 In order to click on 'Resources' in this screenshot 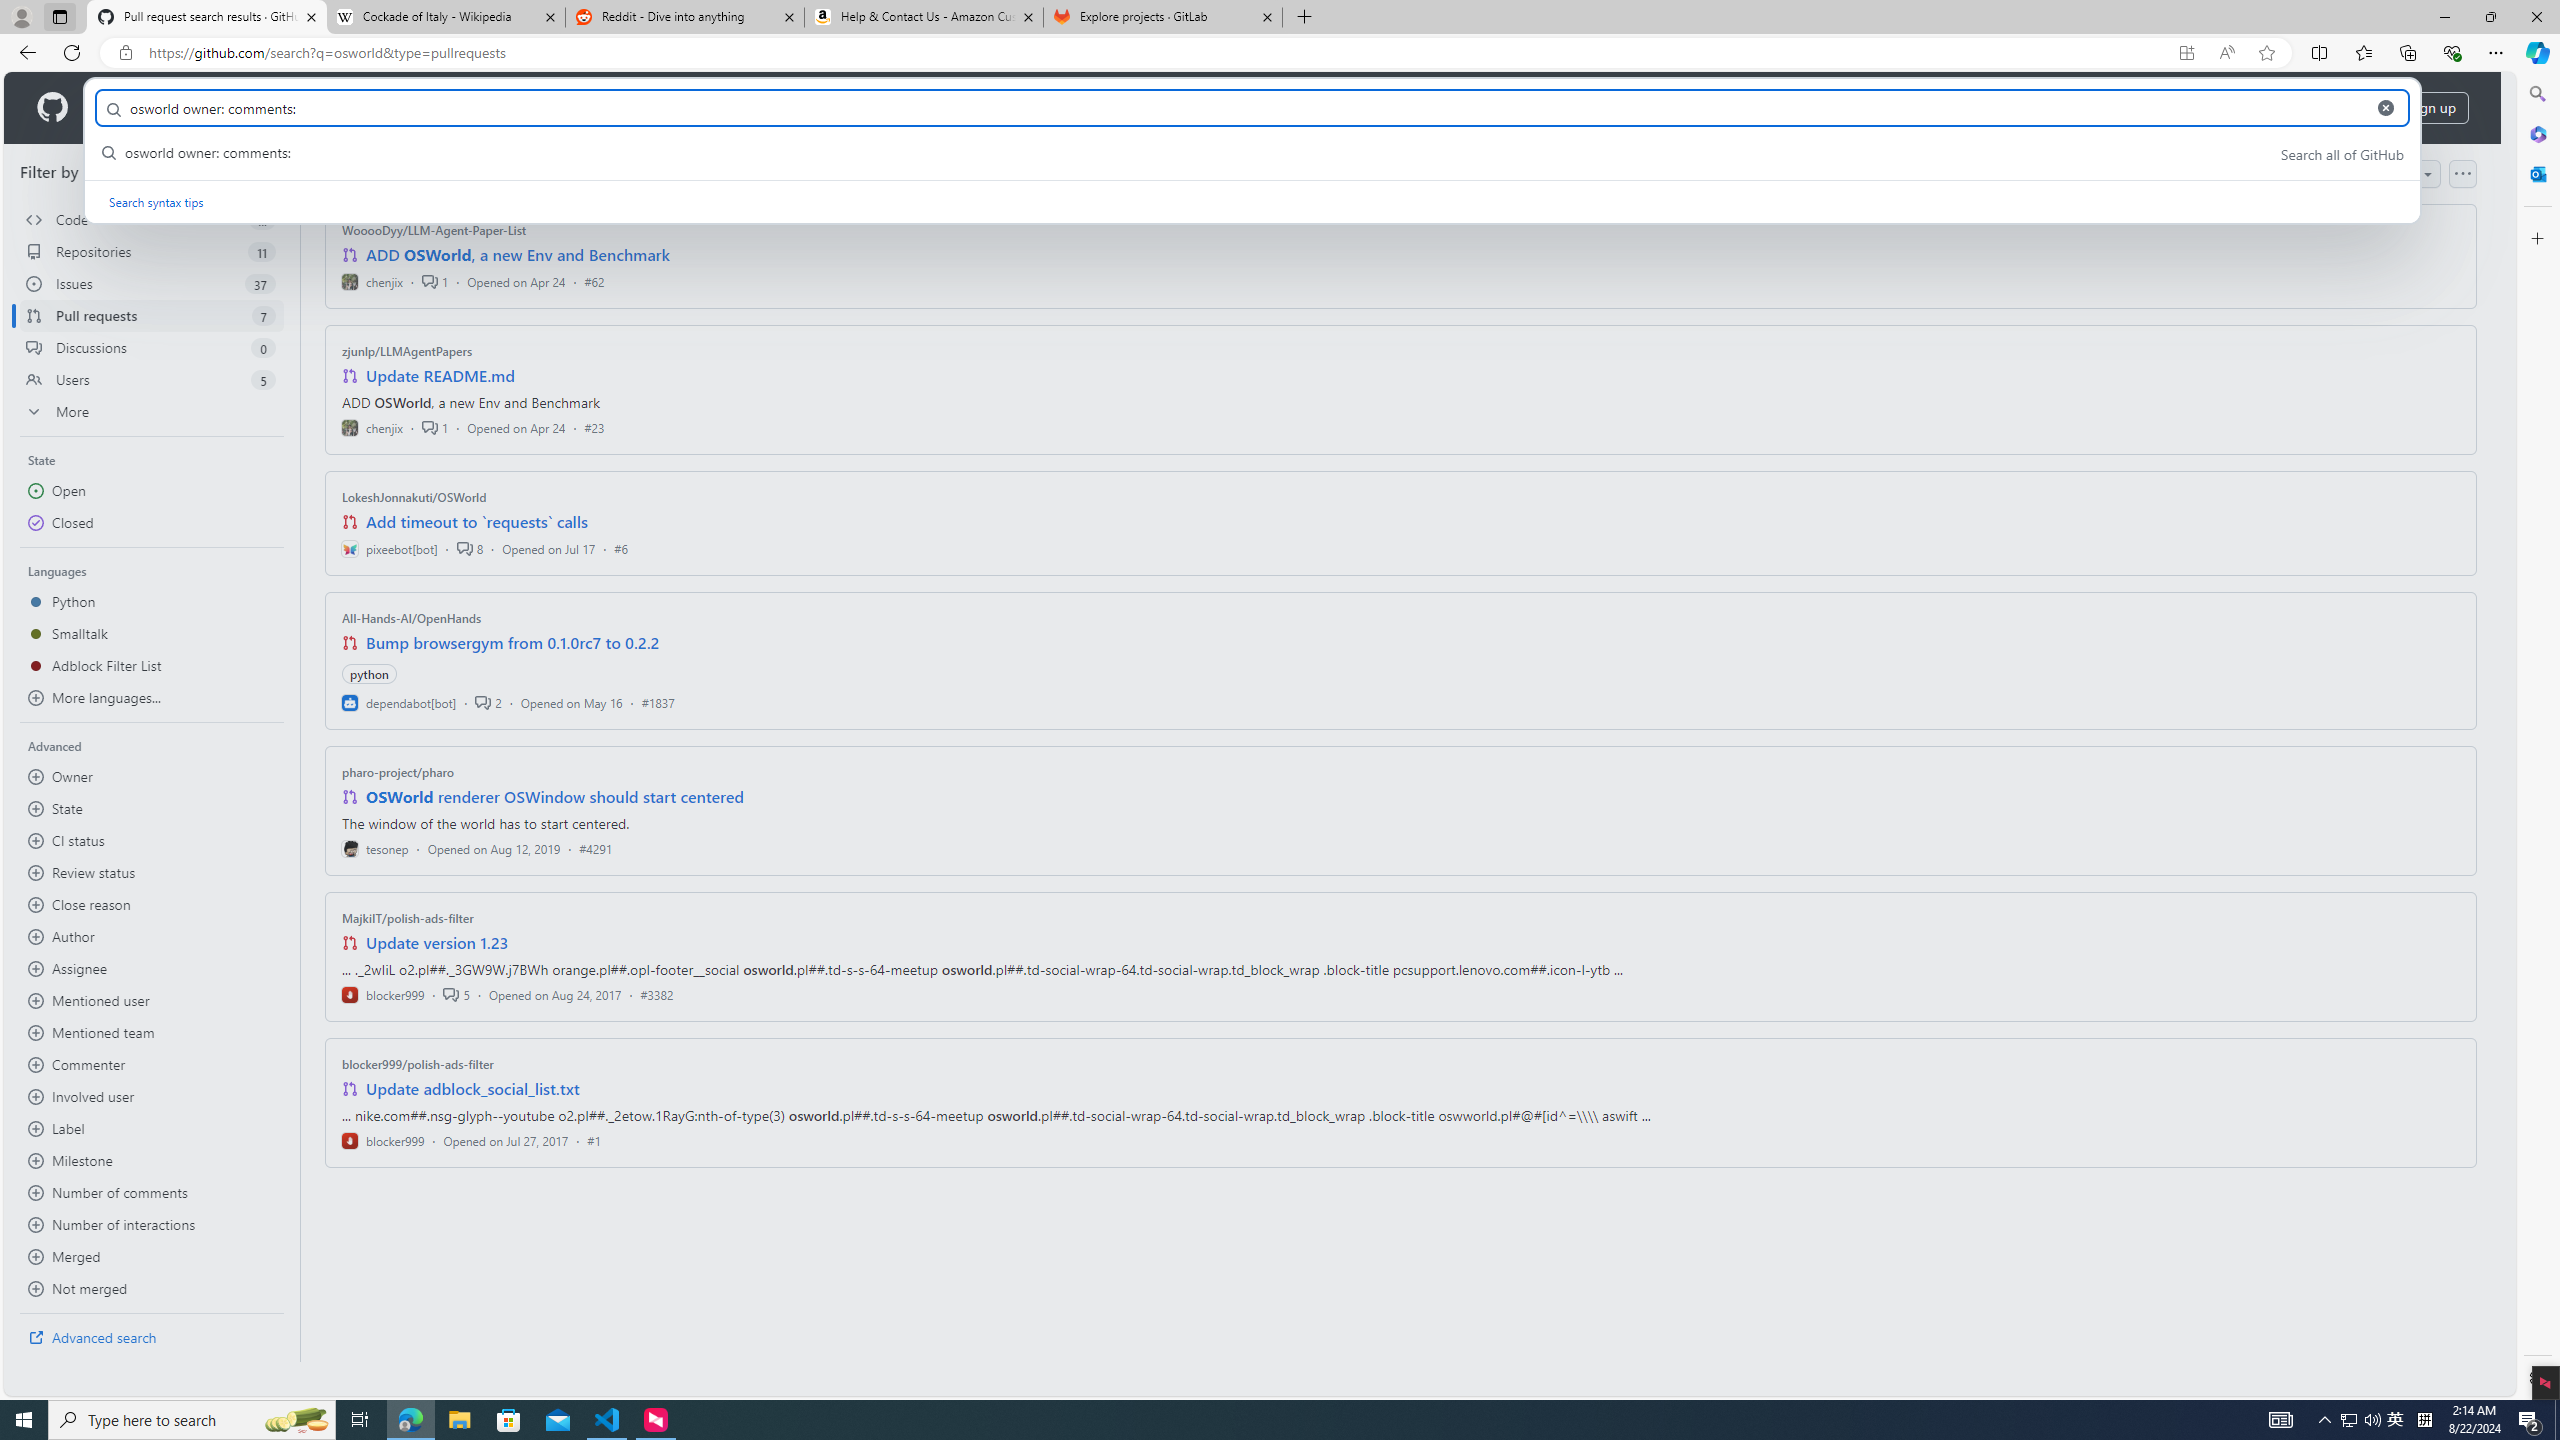, I will do `click(330, 107)`.